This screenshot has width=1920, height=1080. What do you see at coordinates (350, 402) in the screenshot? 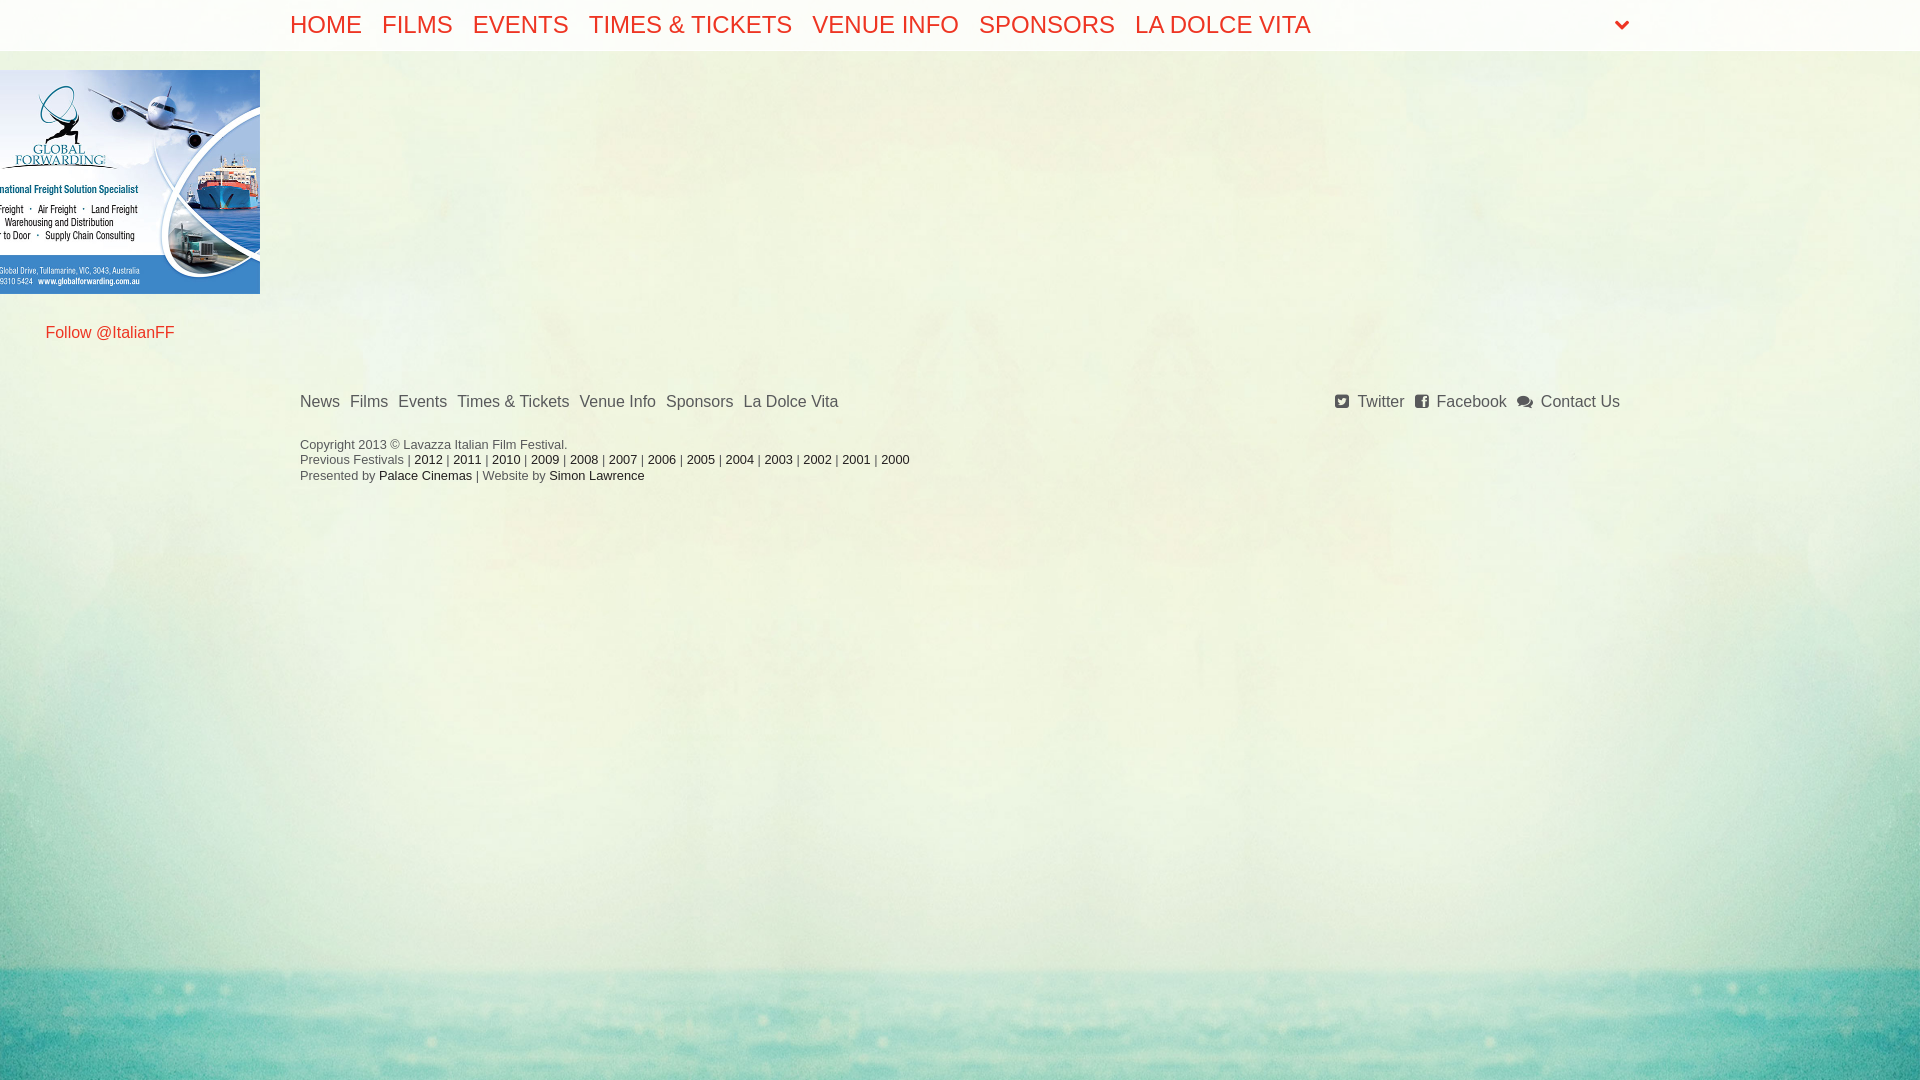
I see `'Films'` at bounding box center [350, 402].